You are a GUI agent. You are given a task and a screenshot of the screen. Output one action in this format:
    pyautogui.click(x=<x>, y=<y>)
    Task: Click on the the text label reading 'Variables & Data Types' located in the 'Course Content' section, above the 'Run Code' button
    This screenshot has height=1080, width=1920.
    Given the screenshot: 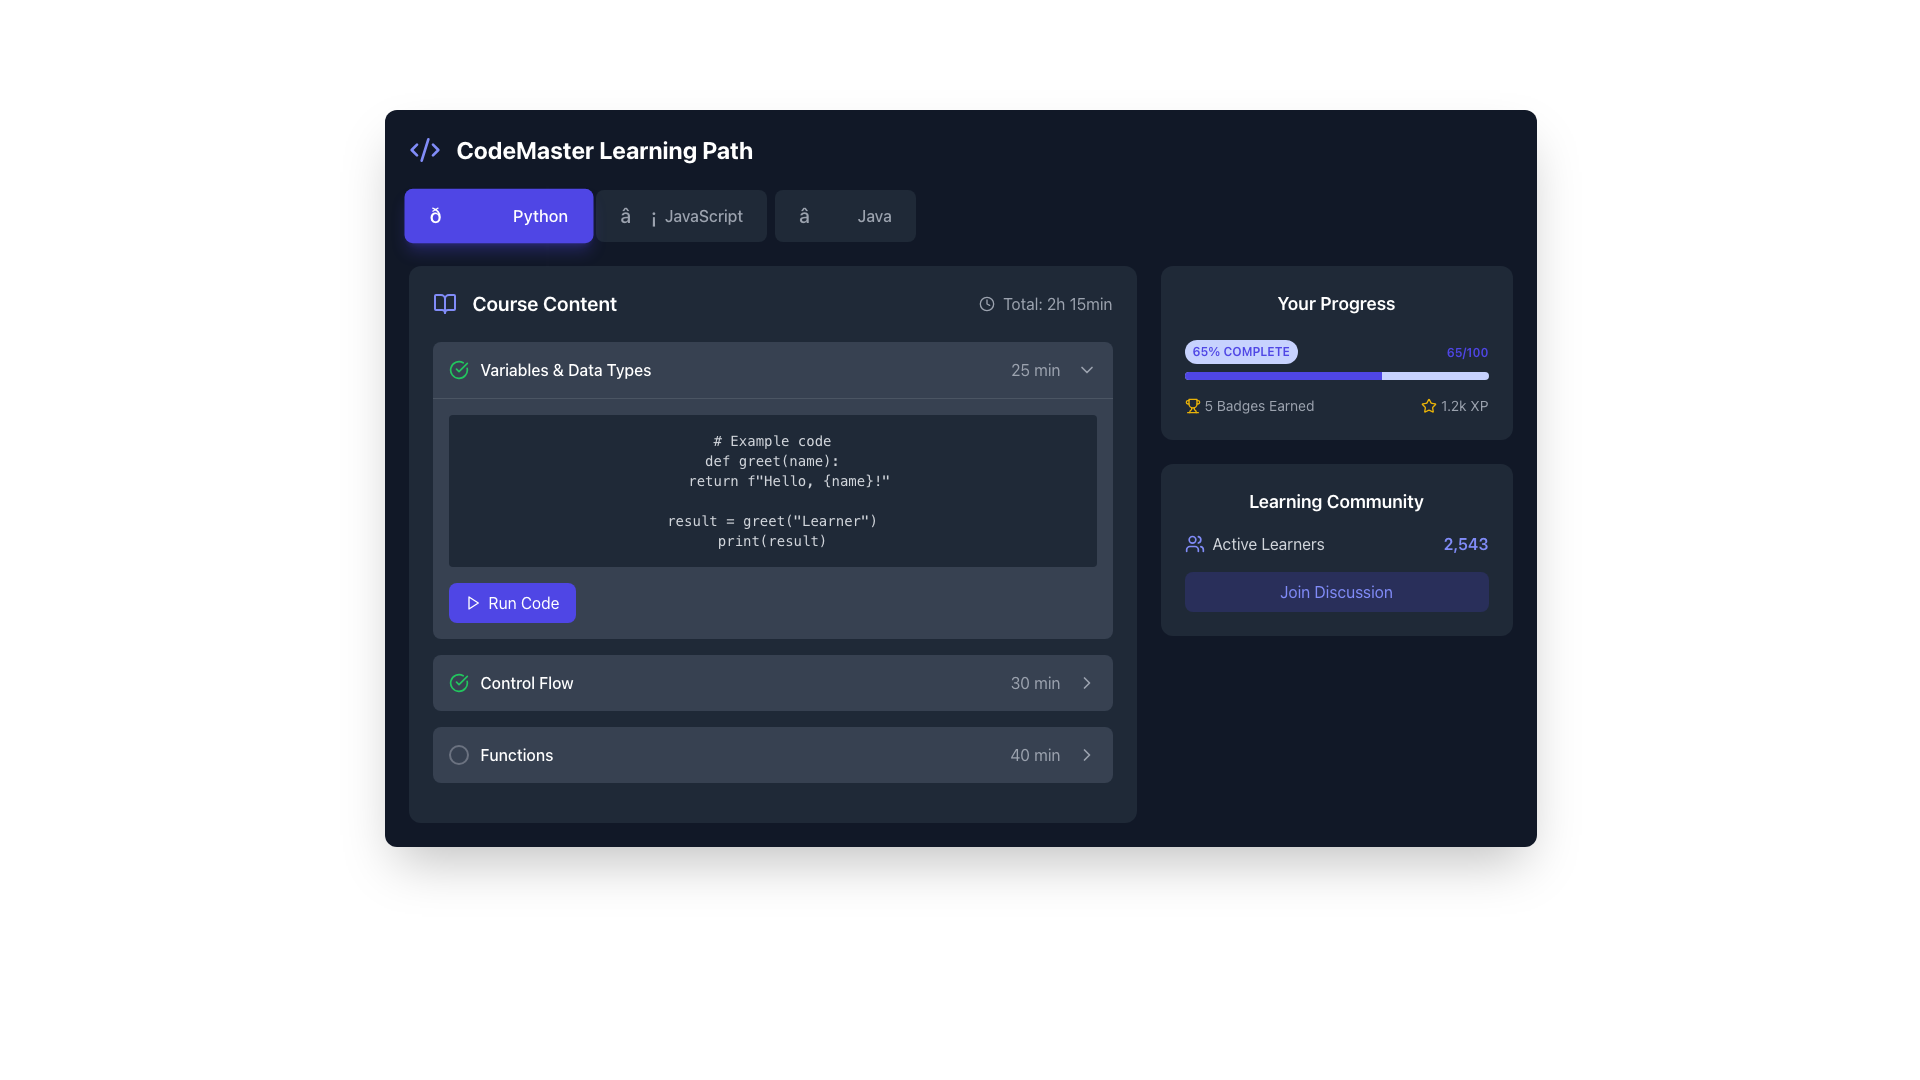 What is the action you would take?
    pyautogui.click(x=565, y=370)
    